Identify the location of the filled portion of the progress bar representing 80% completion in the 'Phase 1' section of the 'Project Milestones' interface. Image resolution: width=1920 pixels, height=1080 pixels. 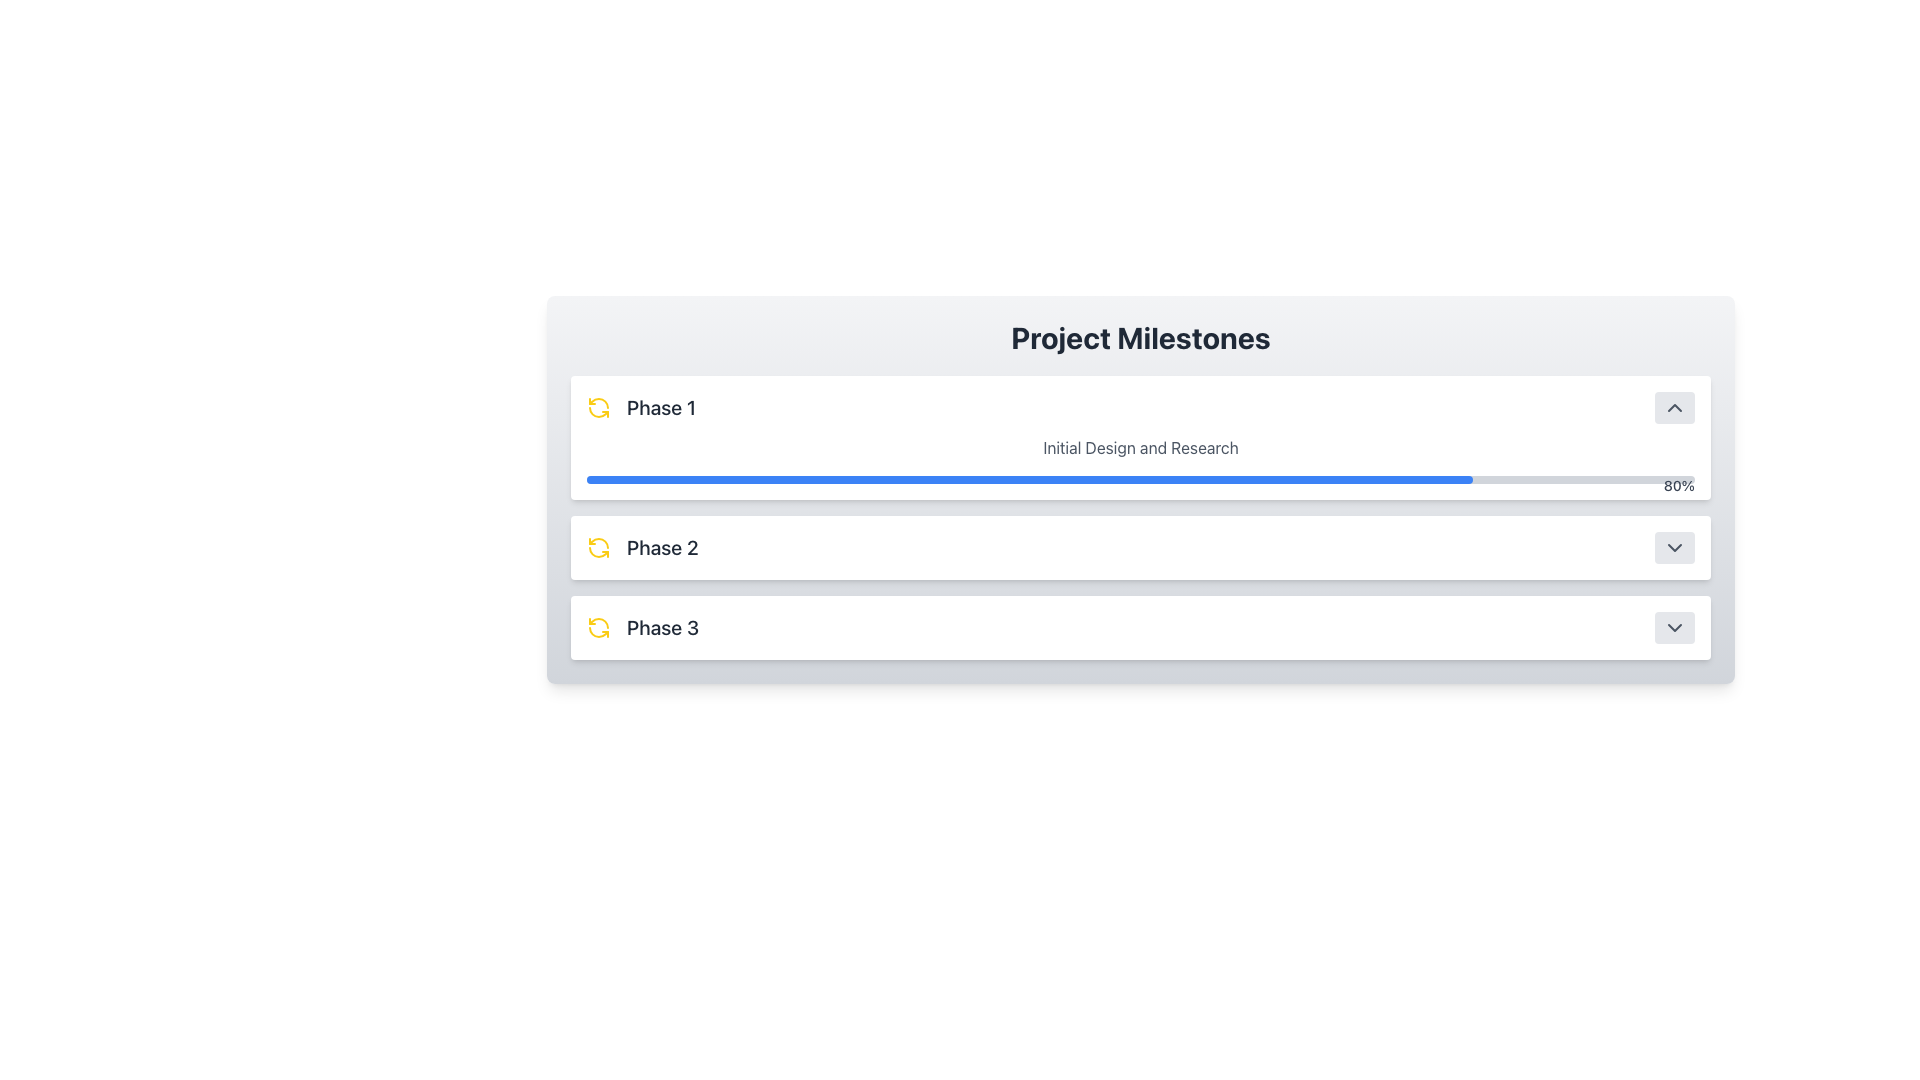
(1030, 479).